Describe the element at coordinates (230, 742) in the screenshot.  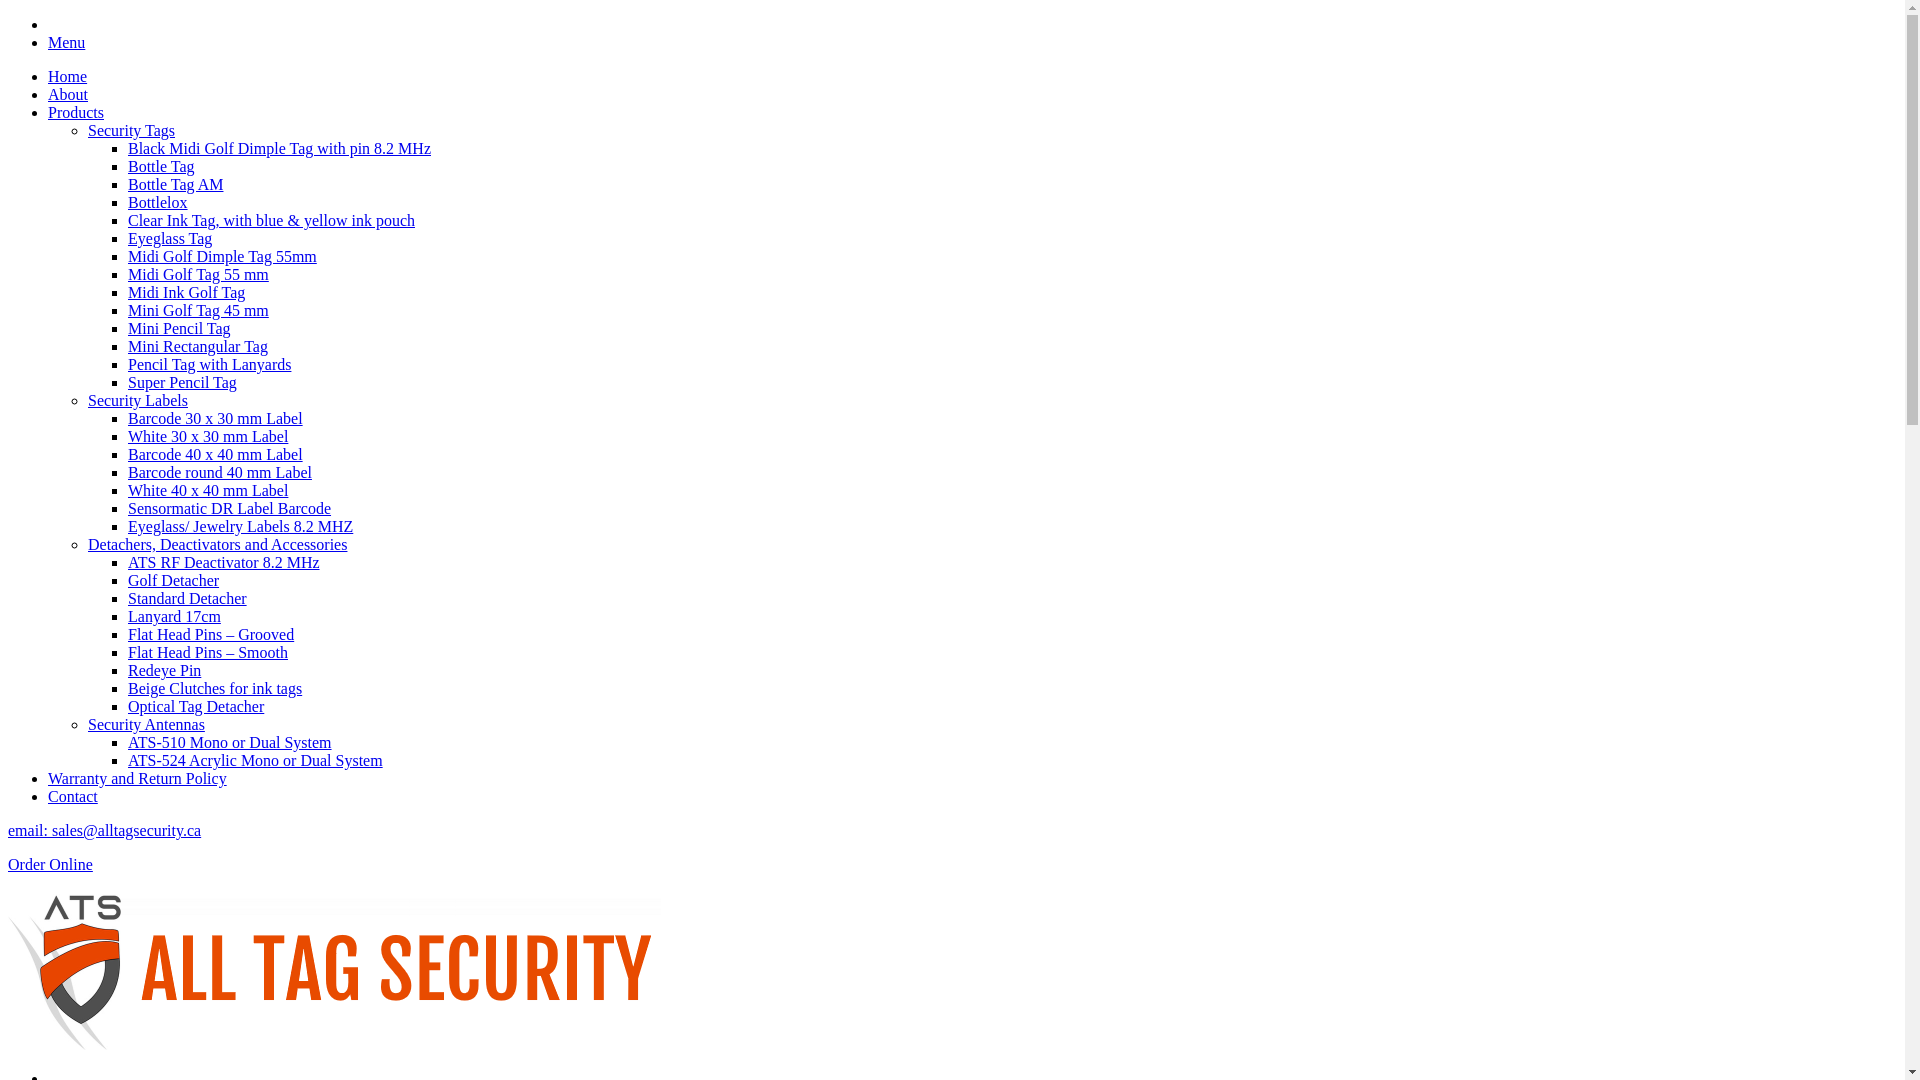
I see `'ATS-510 Mono or Dual System'` at that location.